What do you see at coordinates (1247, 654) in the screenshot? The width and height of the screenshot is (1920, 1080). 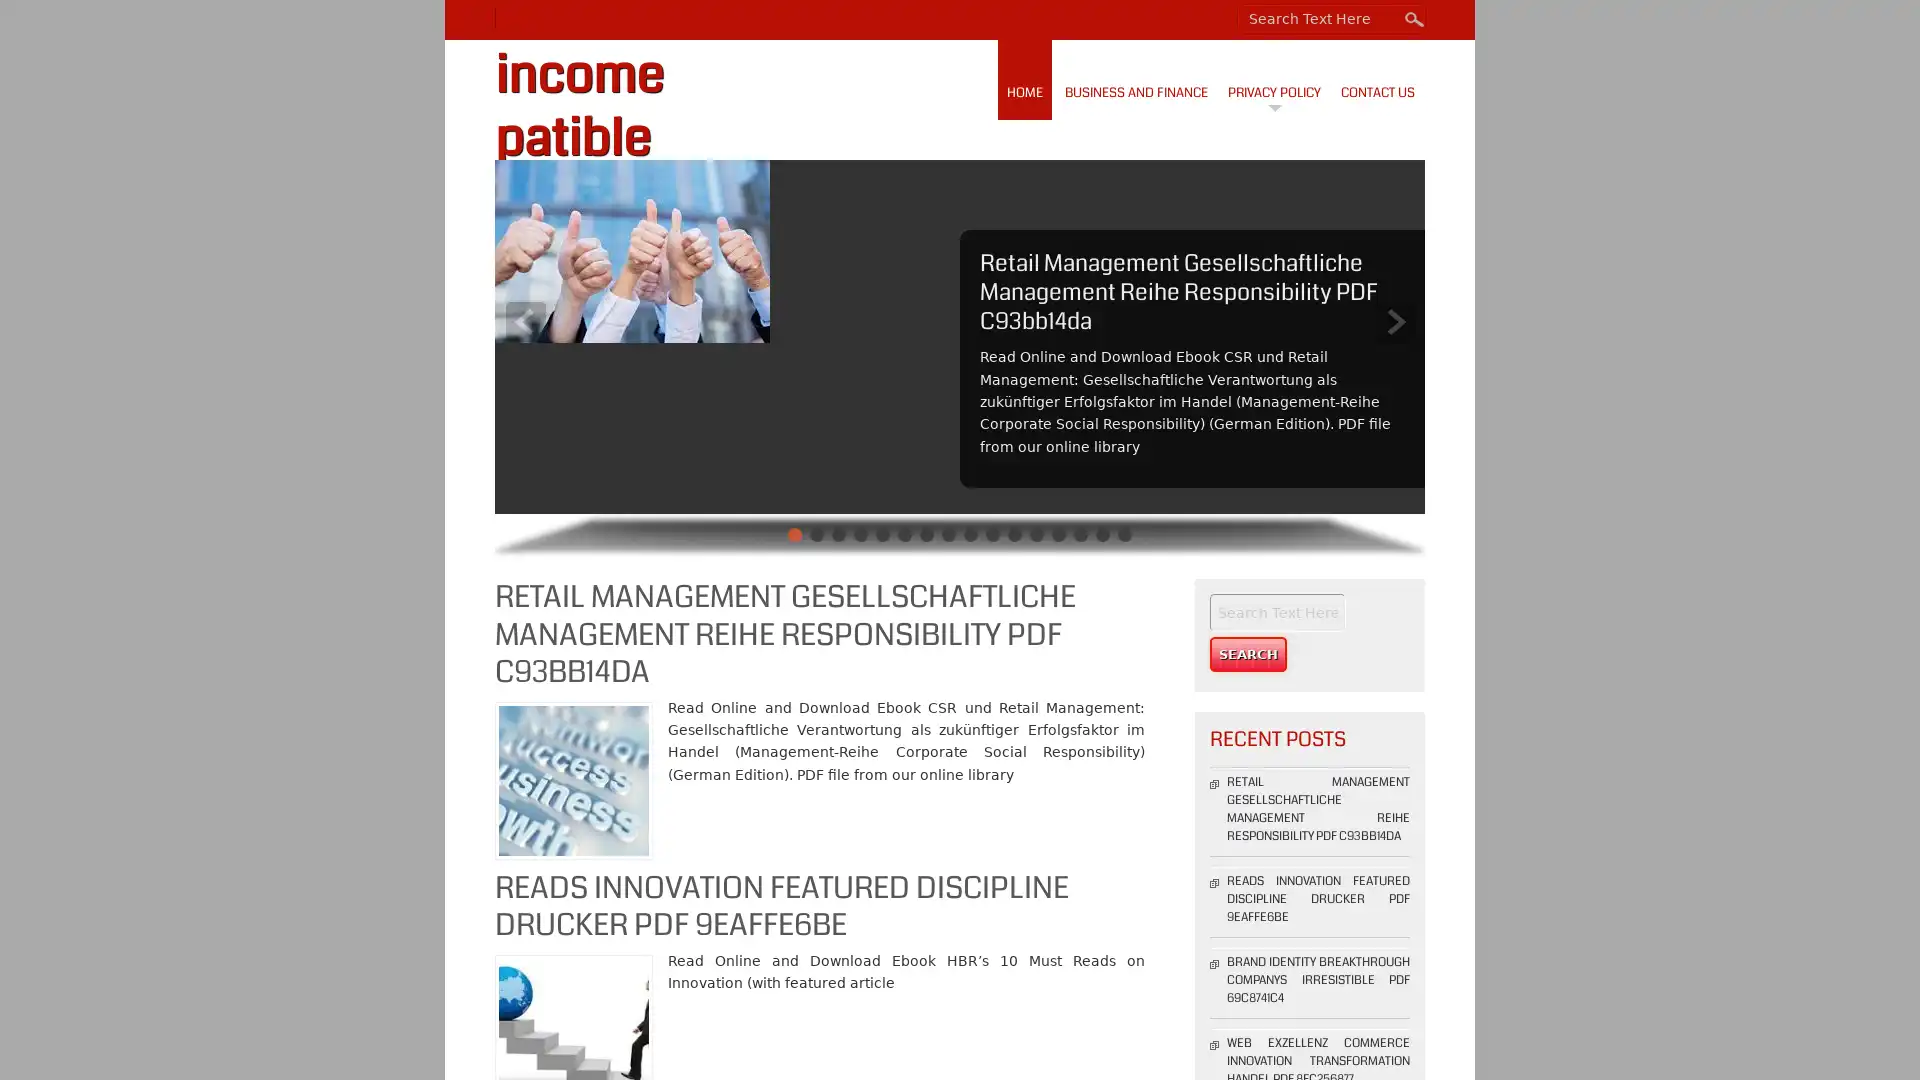 I see `Search` at bounding box center [1247, 654].